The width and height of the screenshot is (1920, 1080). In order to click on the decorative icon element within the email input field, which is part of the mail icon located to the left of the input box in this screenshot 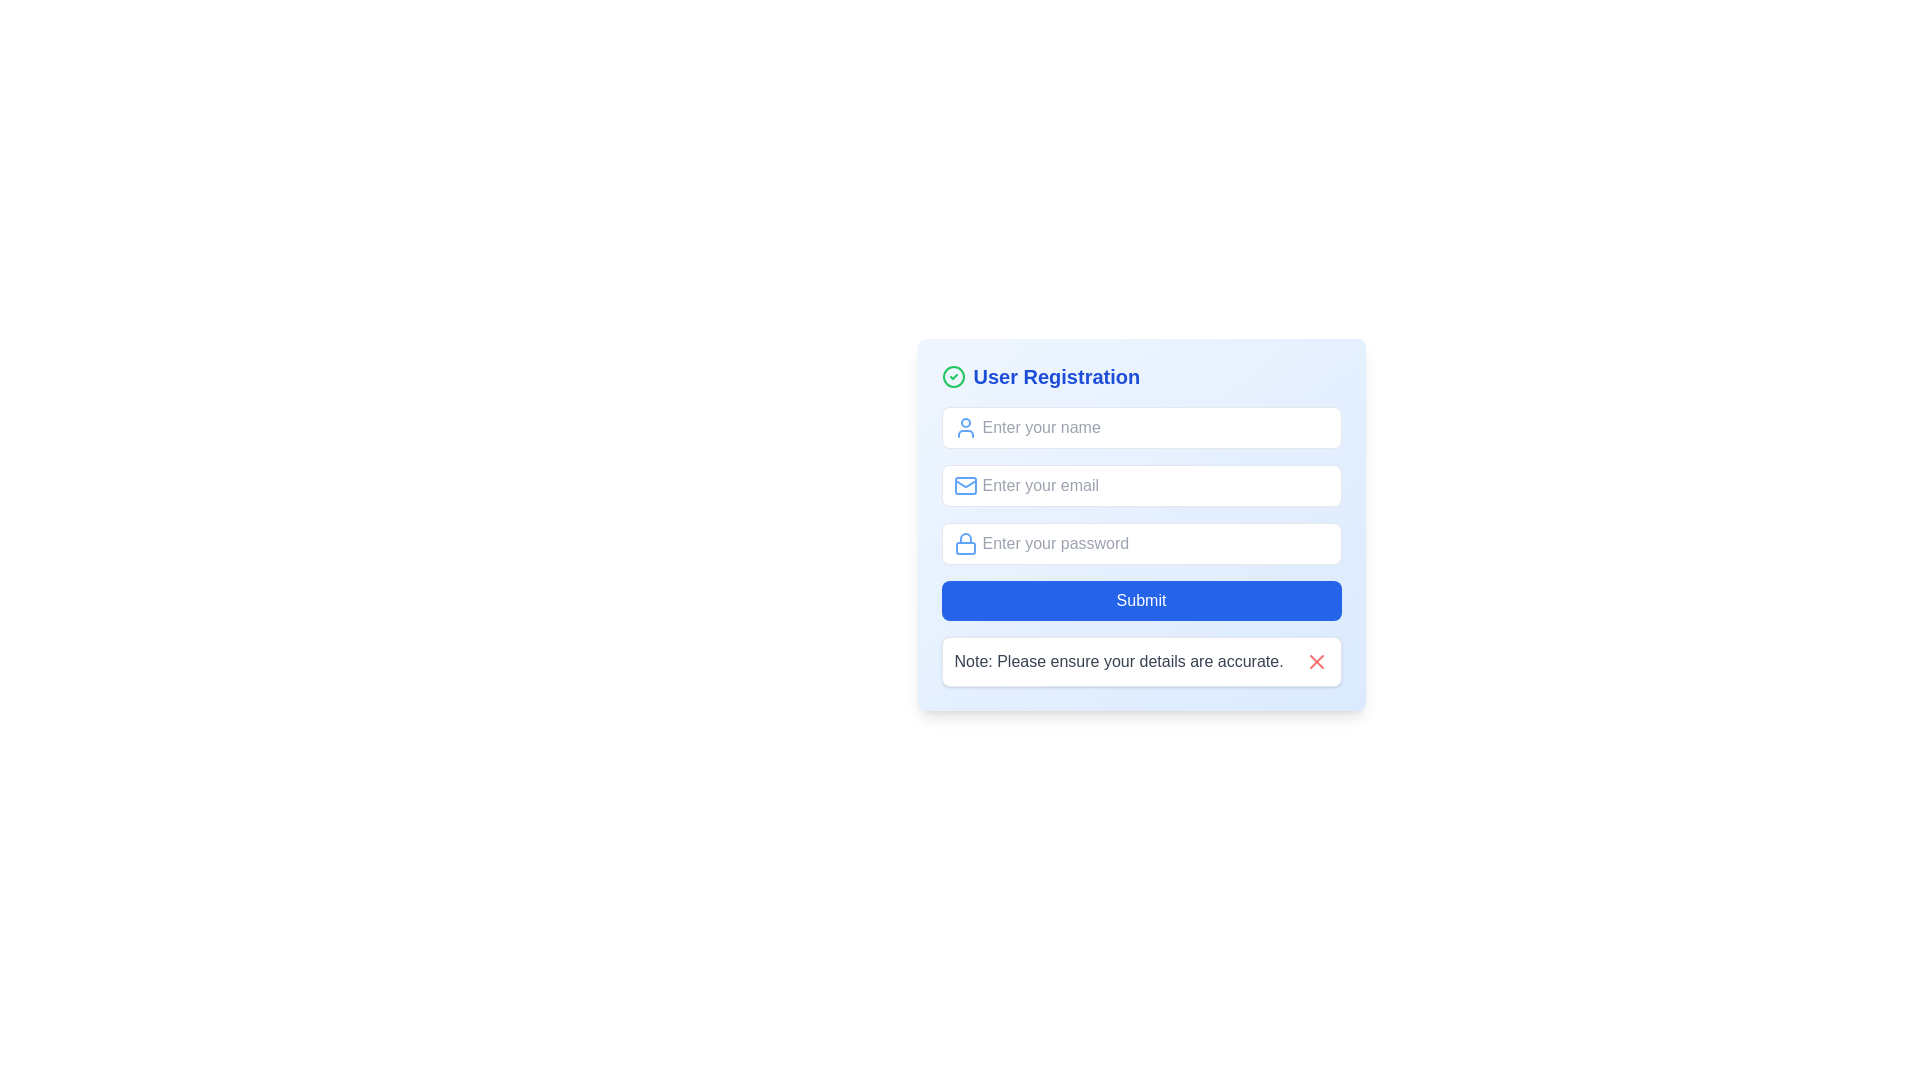, I will do `click(965, 483)`.